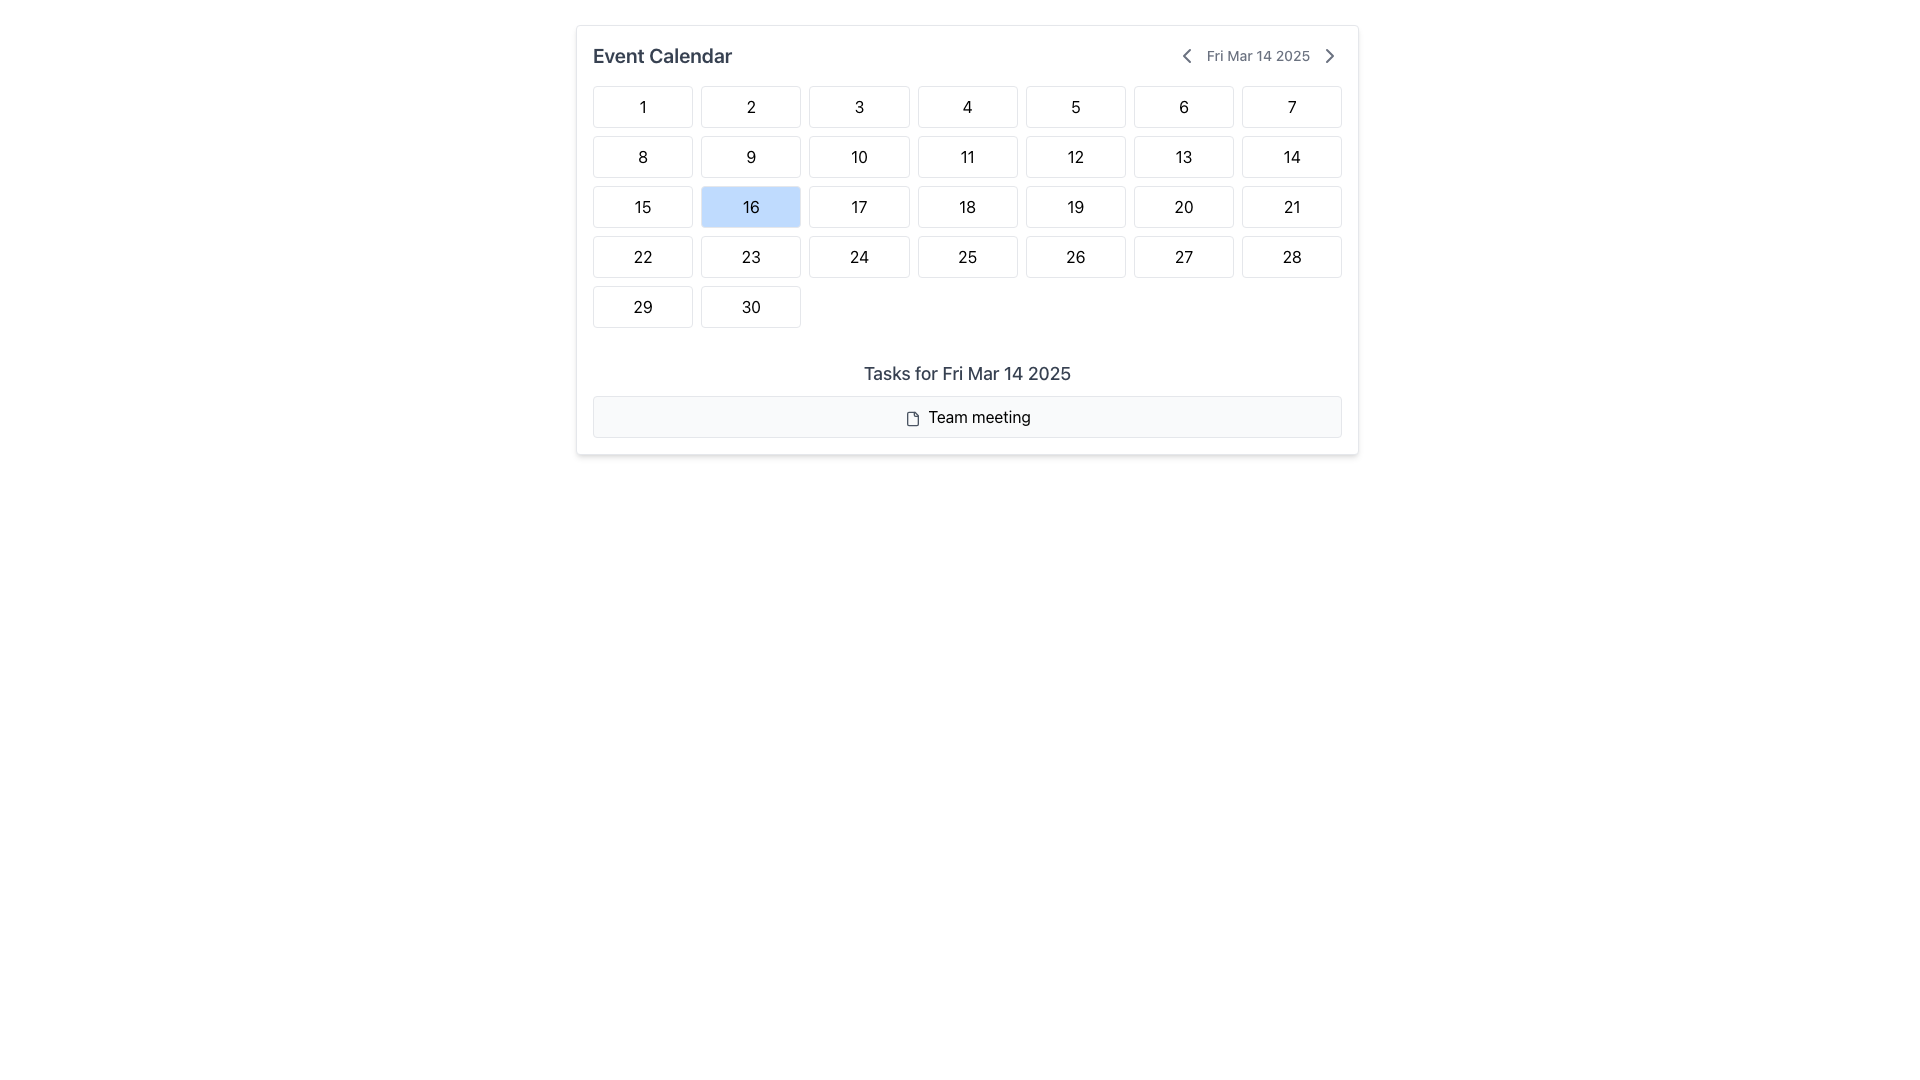  What do you see at coordinates (1186, 55) in the screenshot?
I see `the backward navigation button located to the left of the date display 'Fri Mar 14 2025'` at bounding box center [1186, 55].